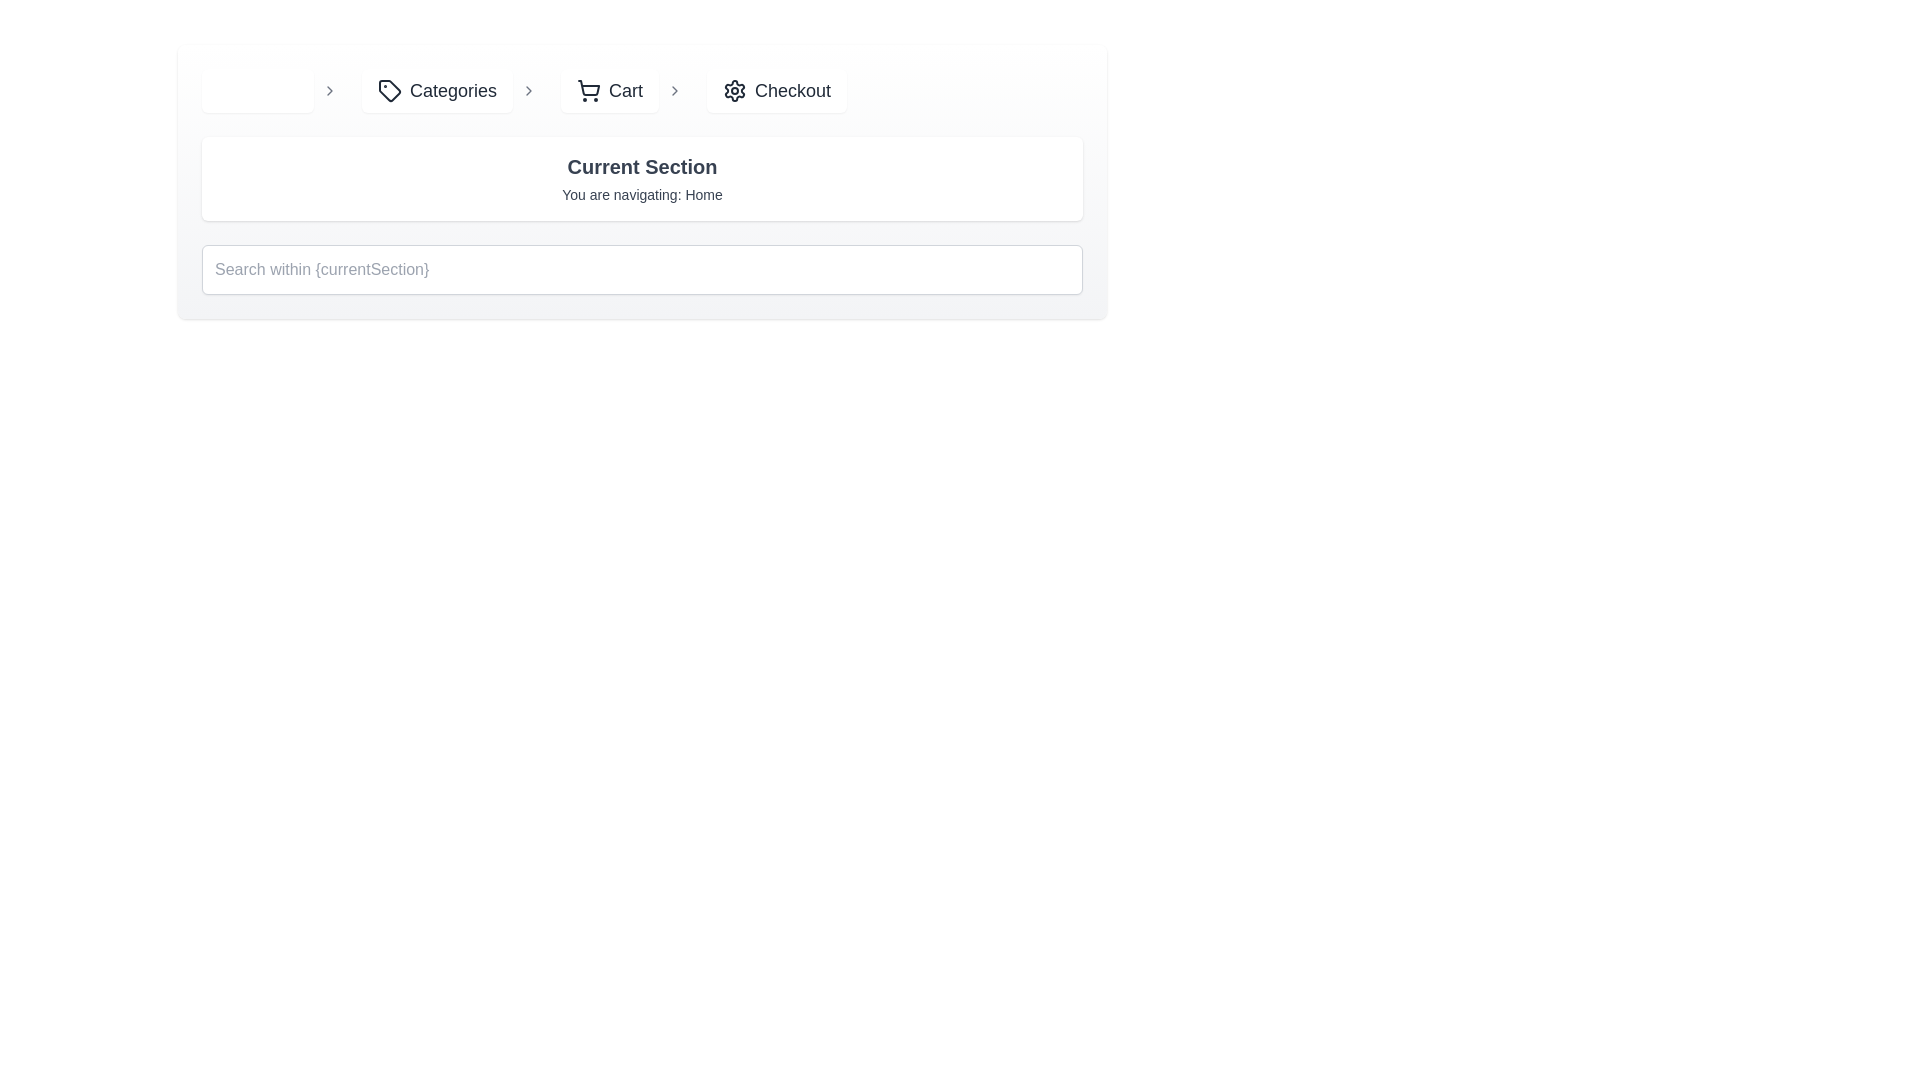  What do you see at coordinates (389, 91) in the screenshot?
I see `the 'Categories' icon located at the far-left side of the 'Categories' button in the top horizontal navigation bar` at bounding box center [389, 91].